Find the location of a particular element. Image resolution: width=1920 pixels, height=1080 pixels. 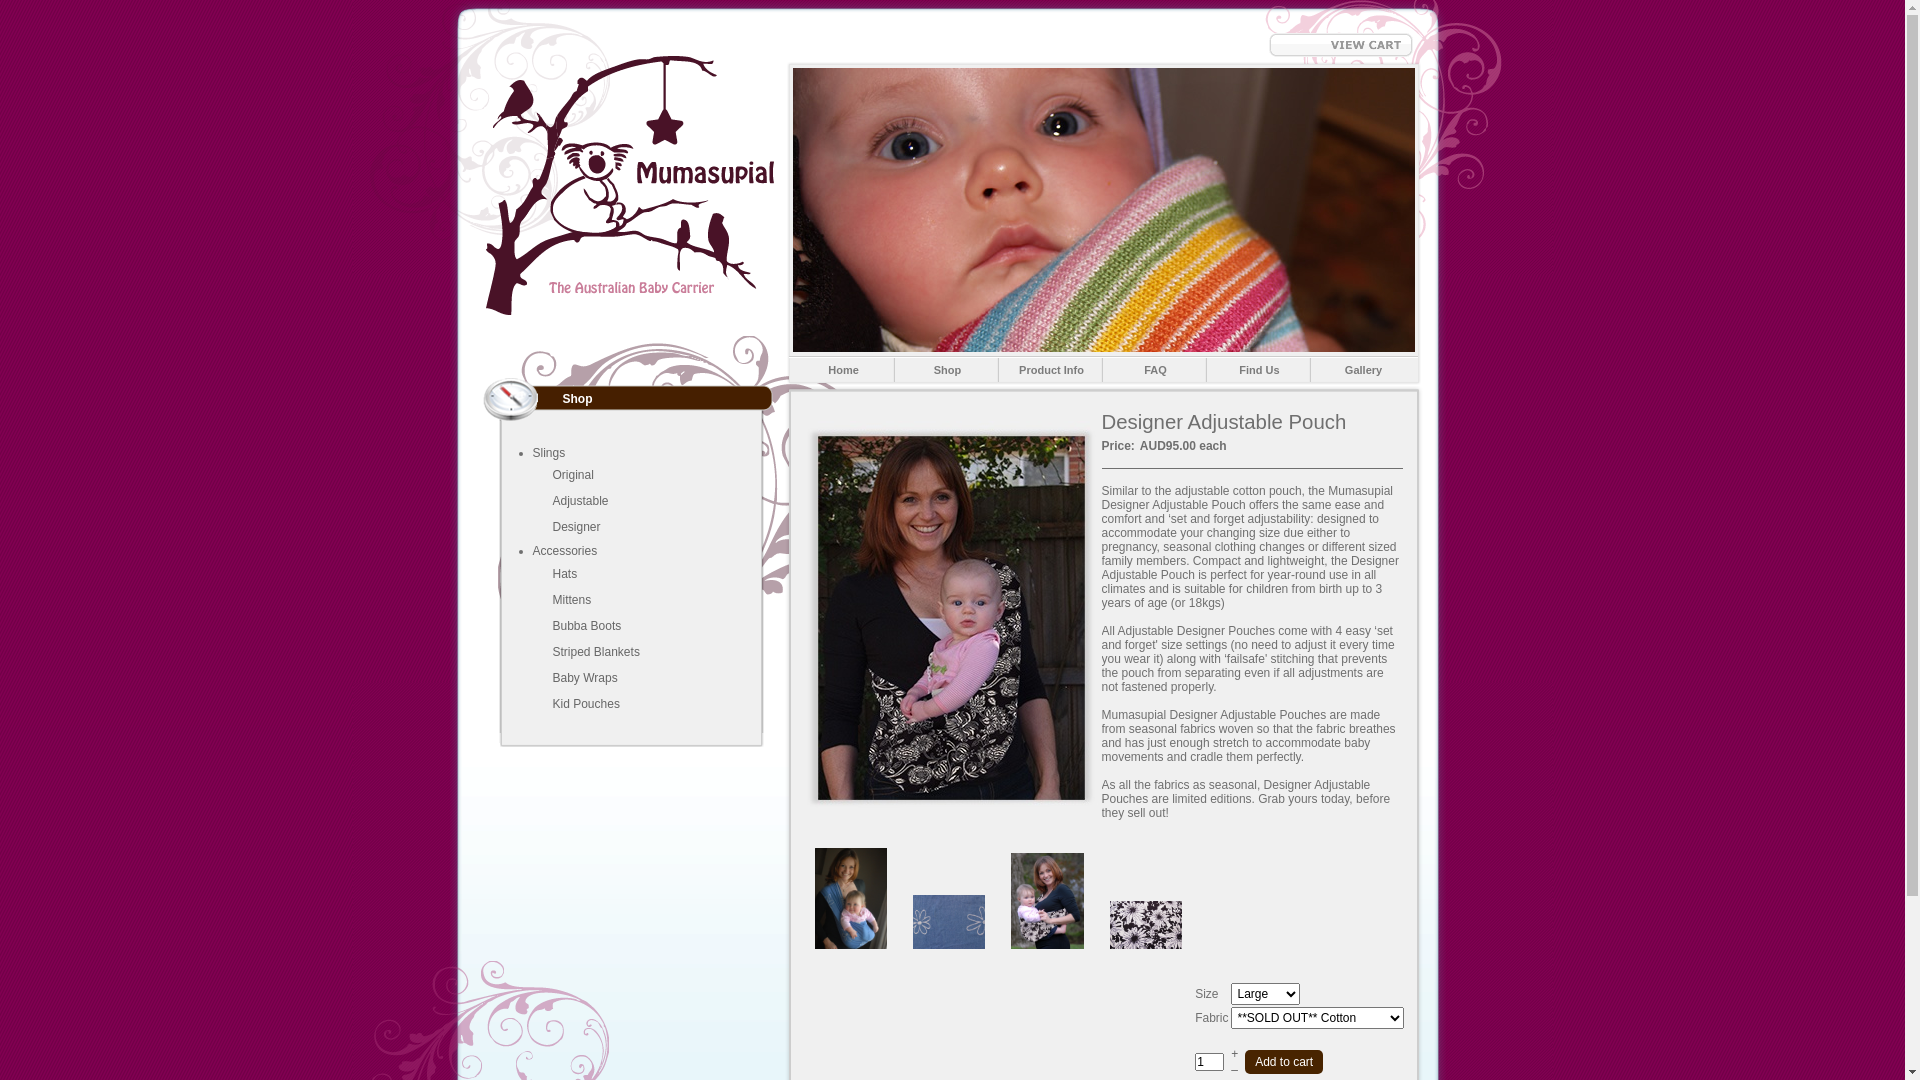

'Mittens' is located at coordinates (552, 599).